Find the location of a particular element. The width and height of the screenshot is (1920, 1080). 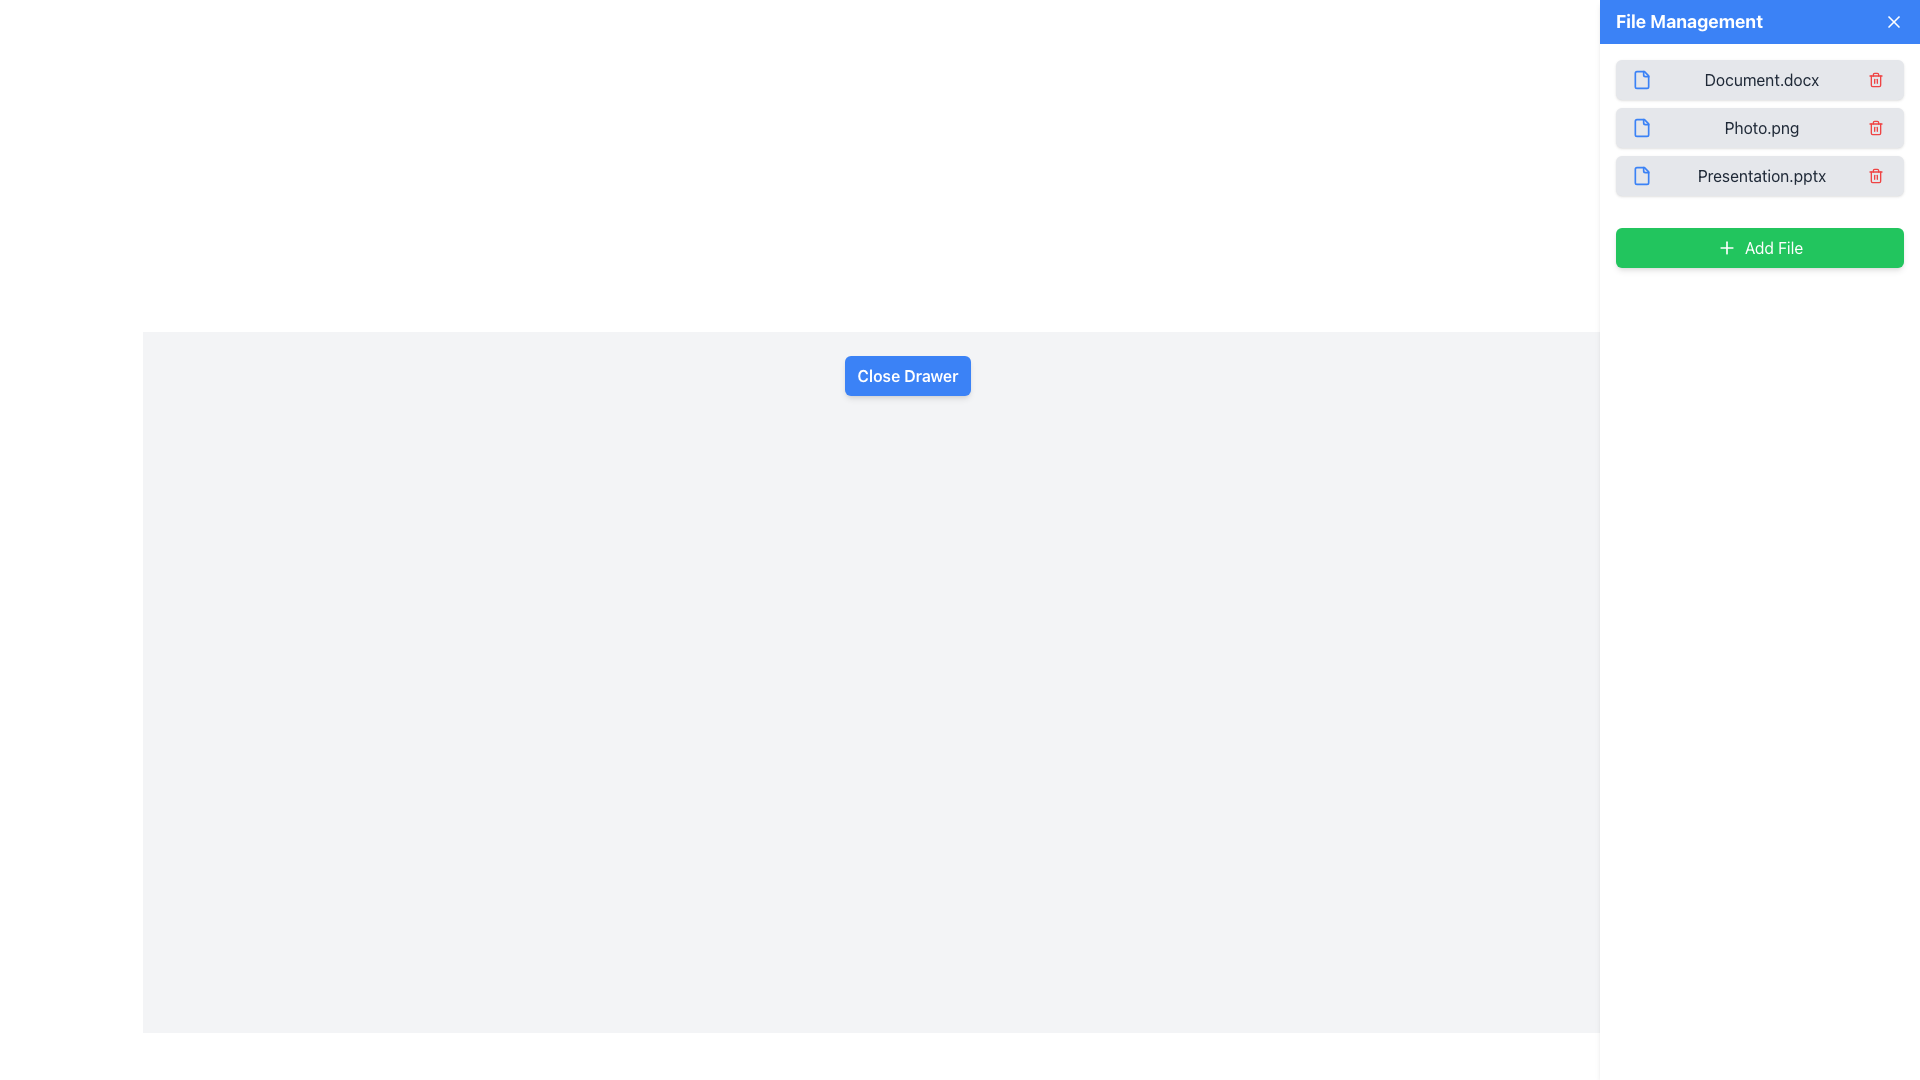

the delete button for the file 'Presentation.pptx' located in the 'File Management' section is located at coordinates (1875, 175).